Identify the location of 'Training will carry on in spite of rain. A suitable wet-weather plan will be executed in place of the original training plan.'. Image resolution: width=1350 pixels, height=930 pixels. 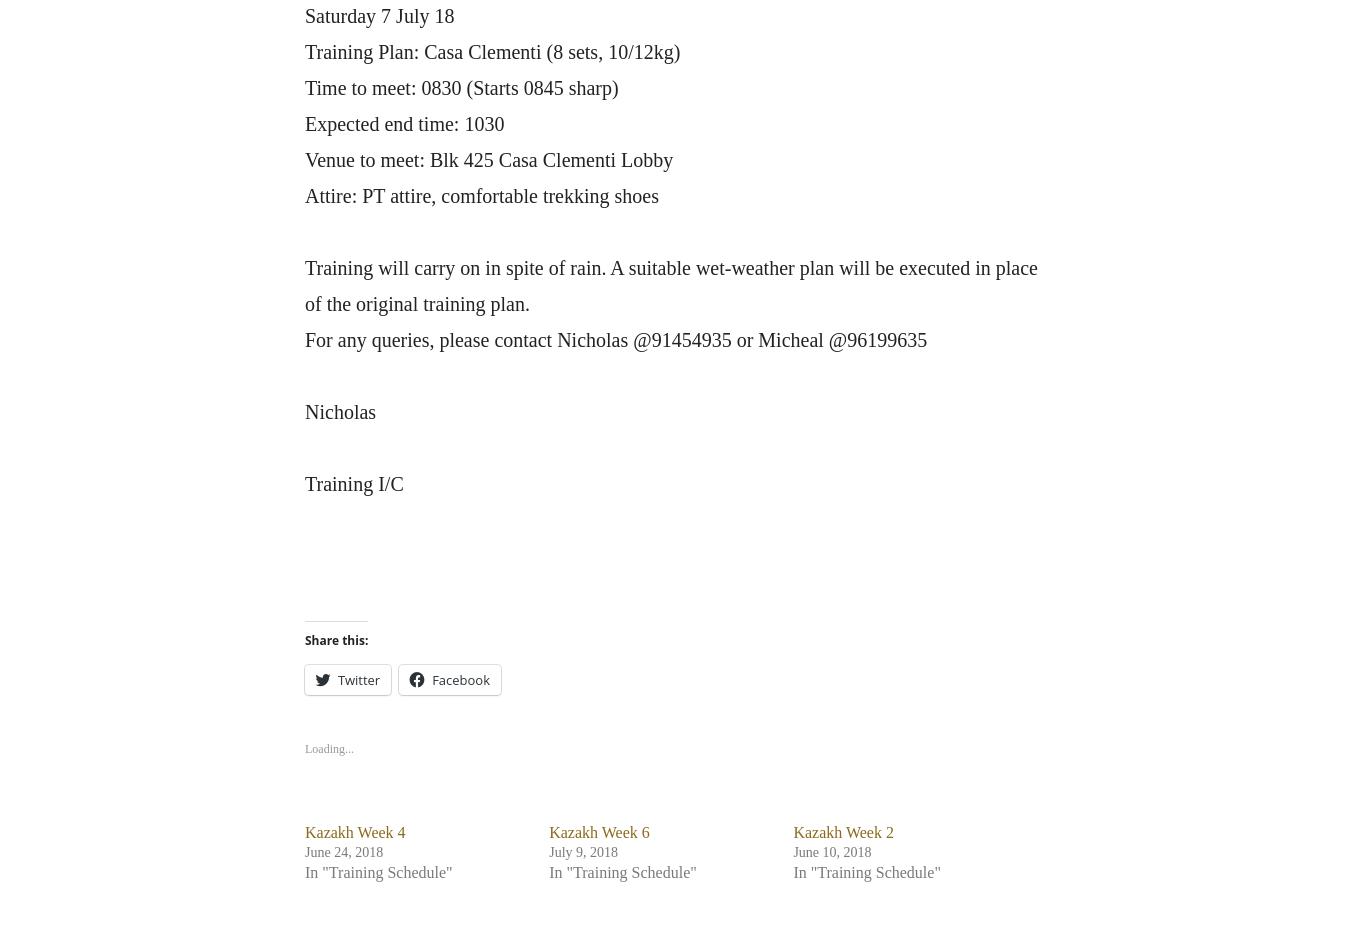
(670, 285).